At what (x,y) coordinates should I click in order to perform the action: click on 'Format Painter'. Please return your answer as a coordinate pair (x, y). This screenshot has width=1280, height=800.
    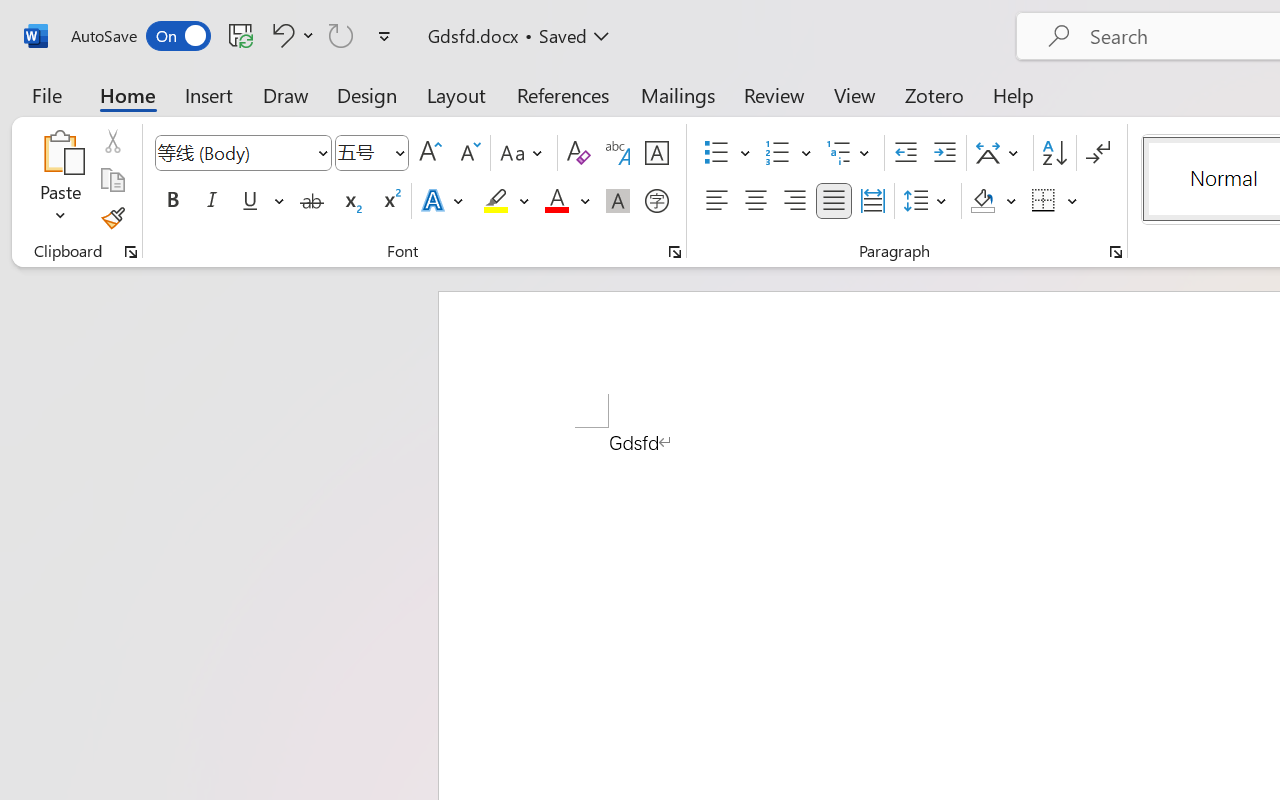
    Looking at the image, I should click on (111, 218).